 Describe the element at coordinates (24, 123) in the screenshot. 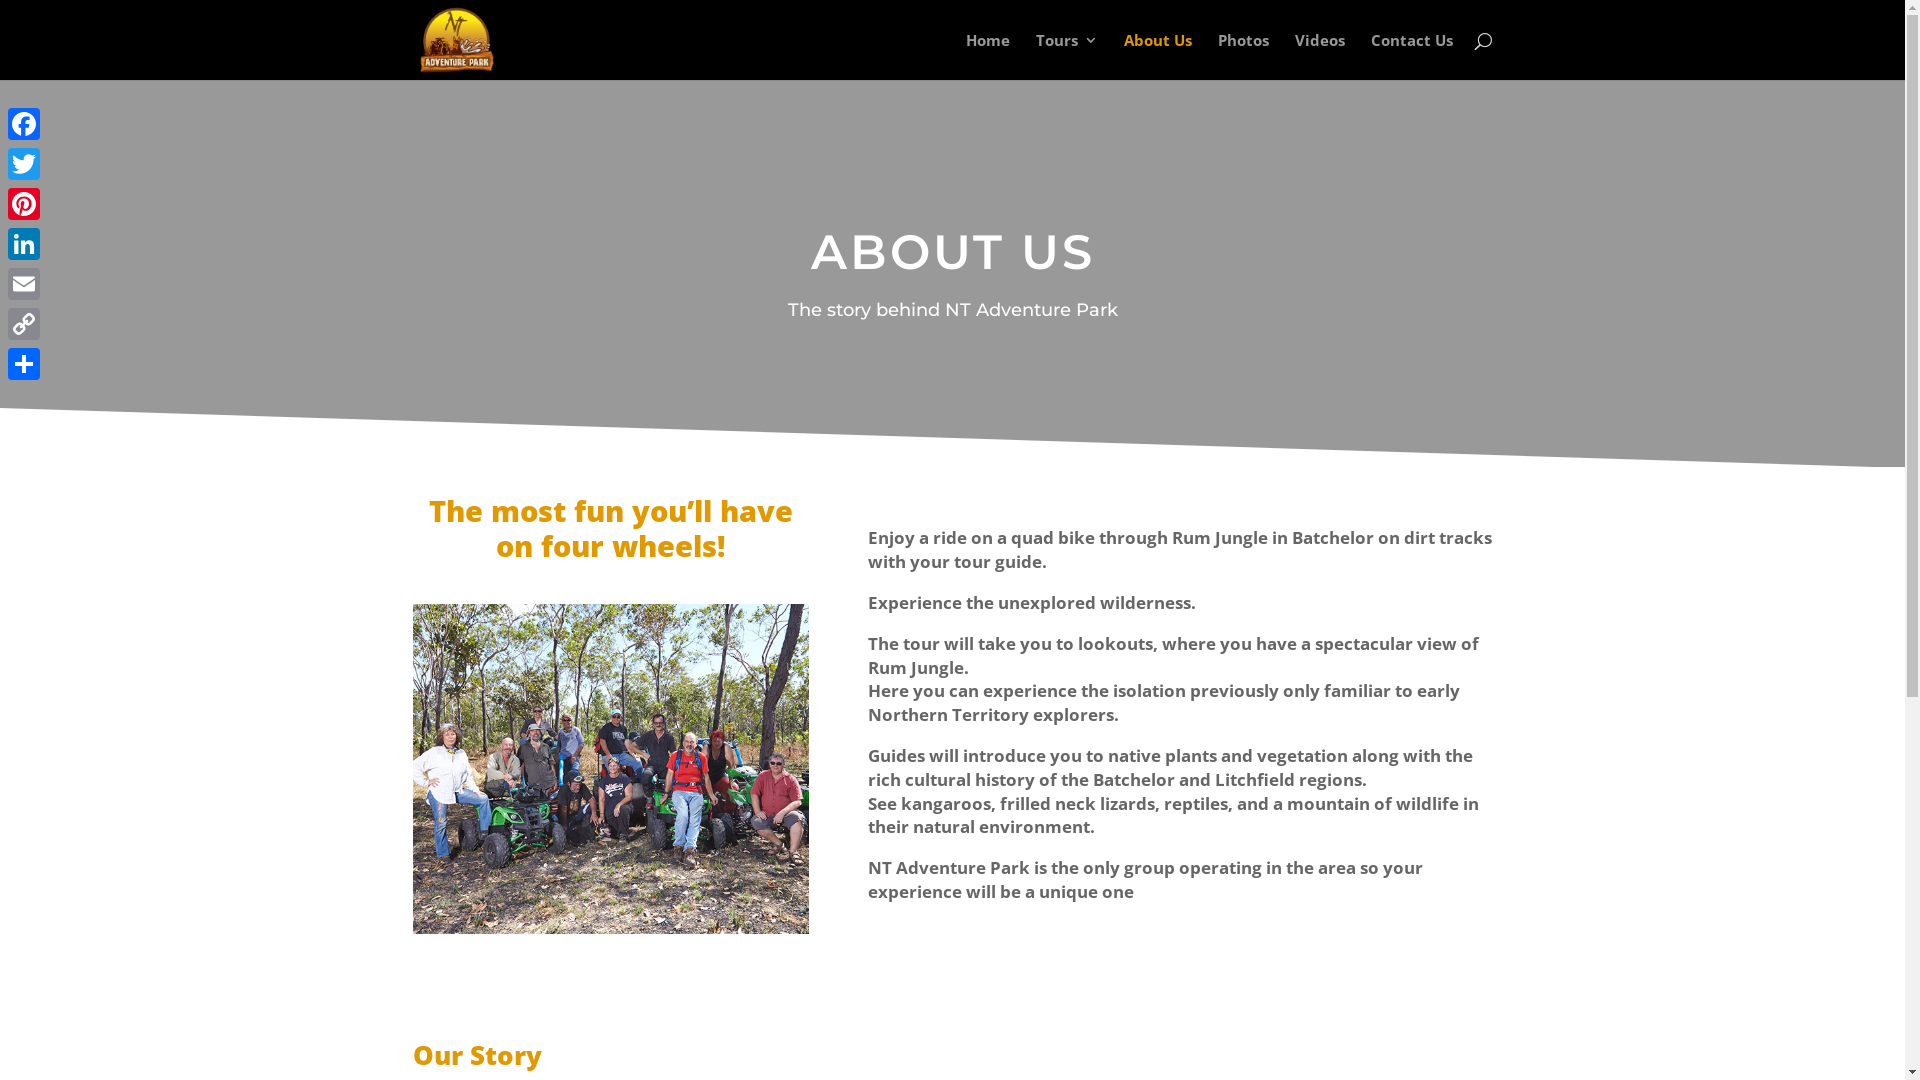

I see `'Facebook'` at that location.